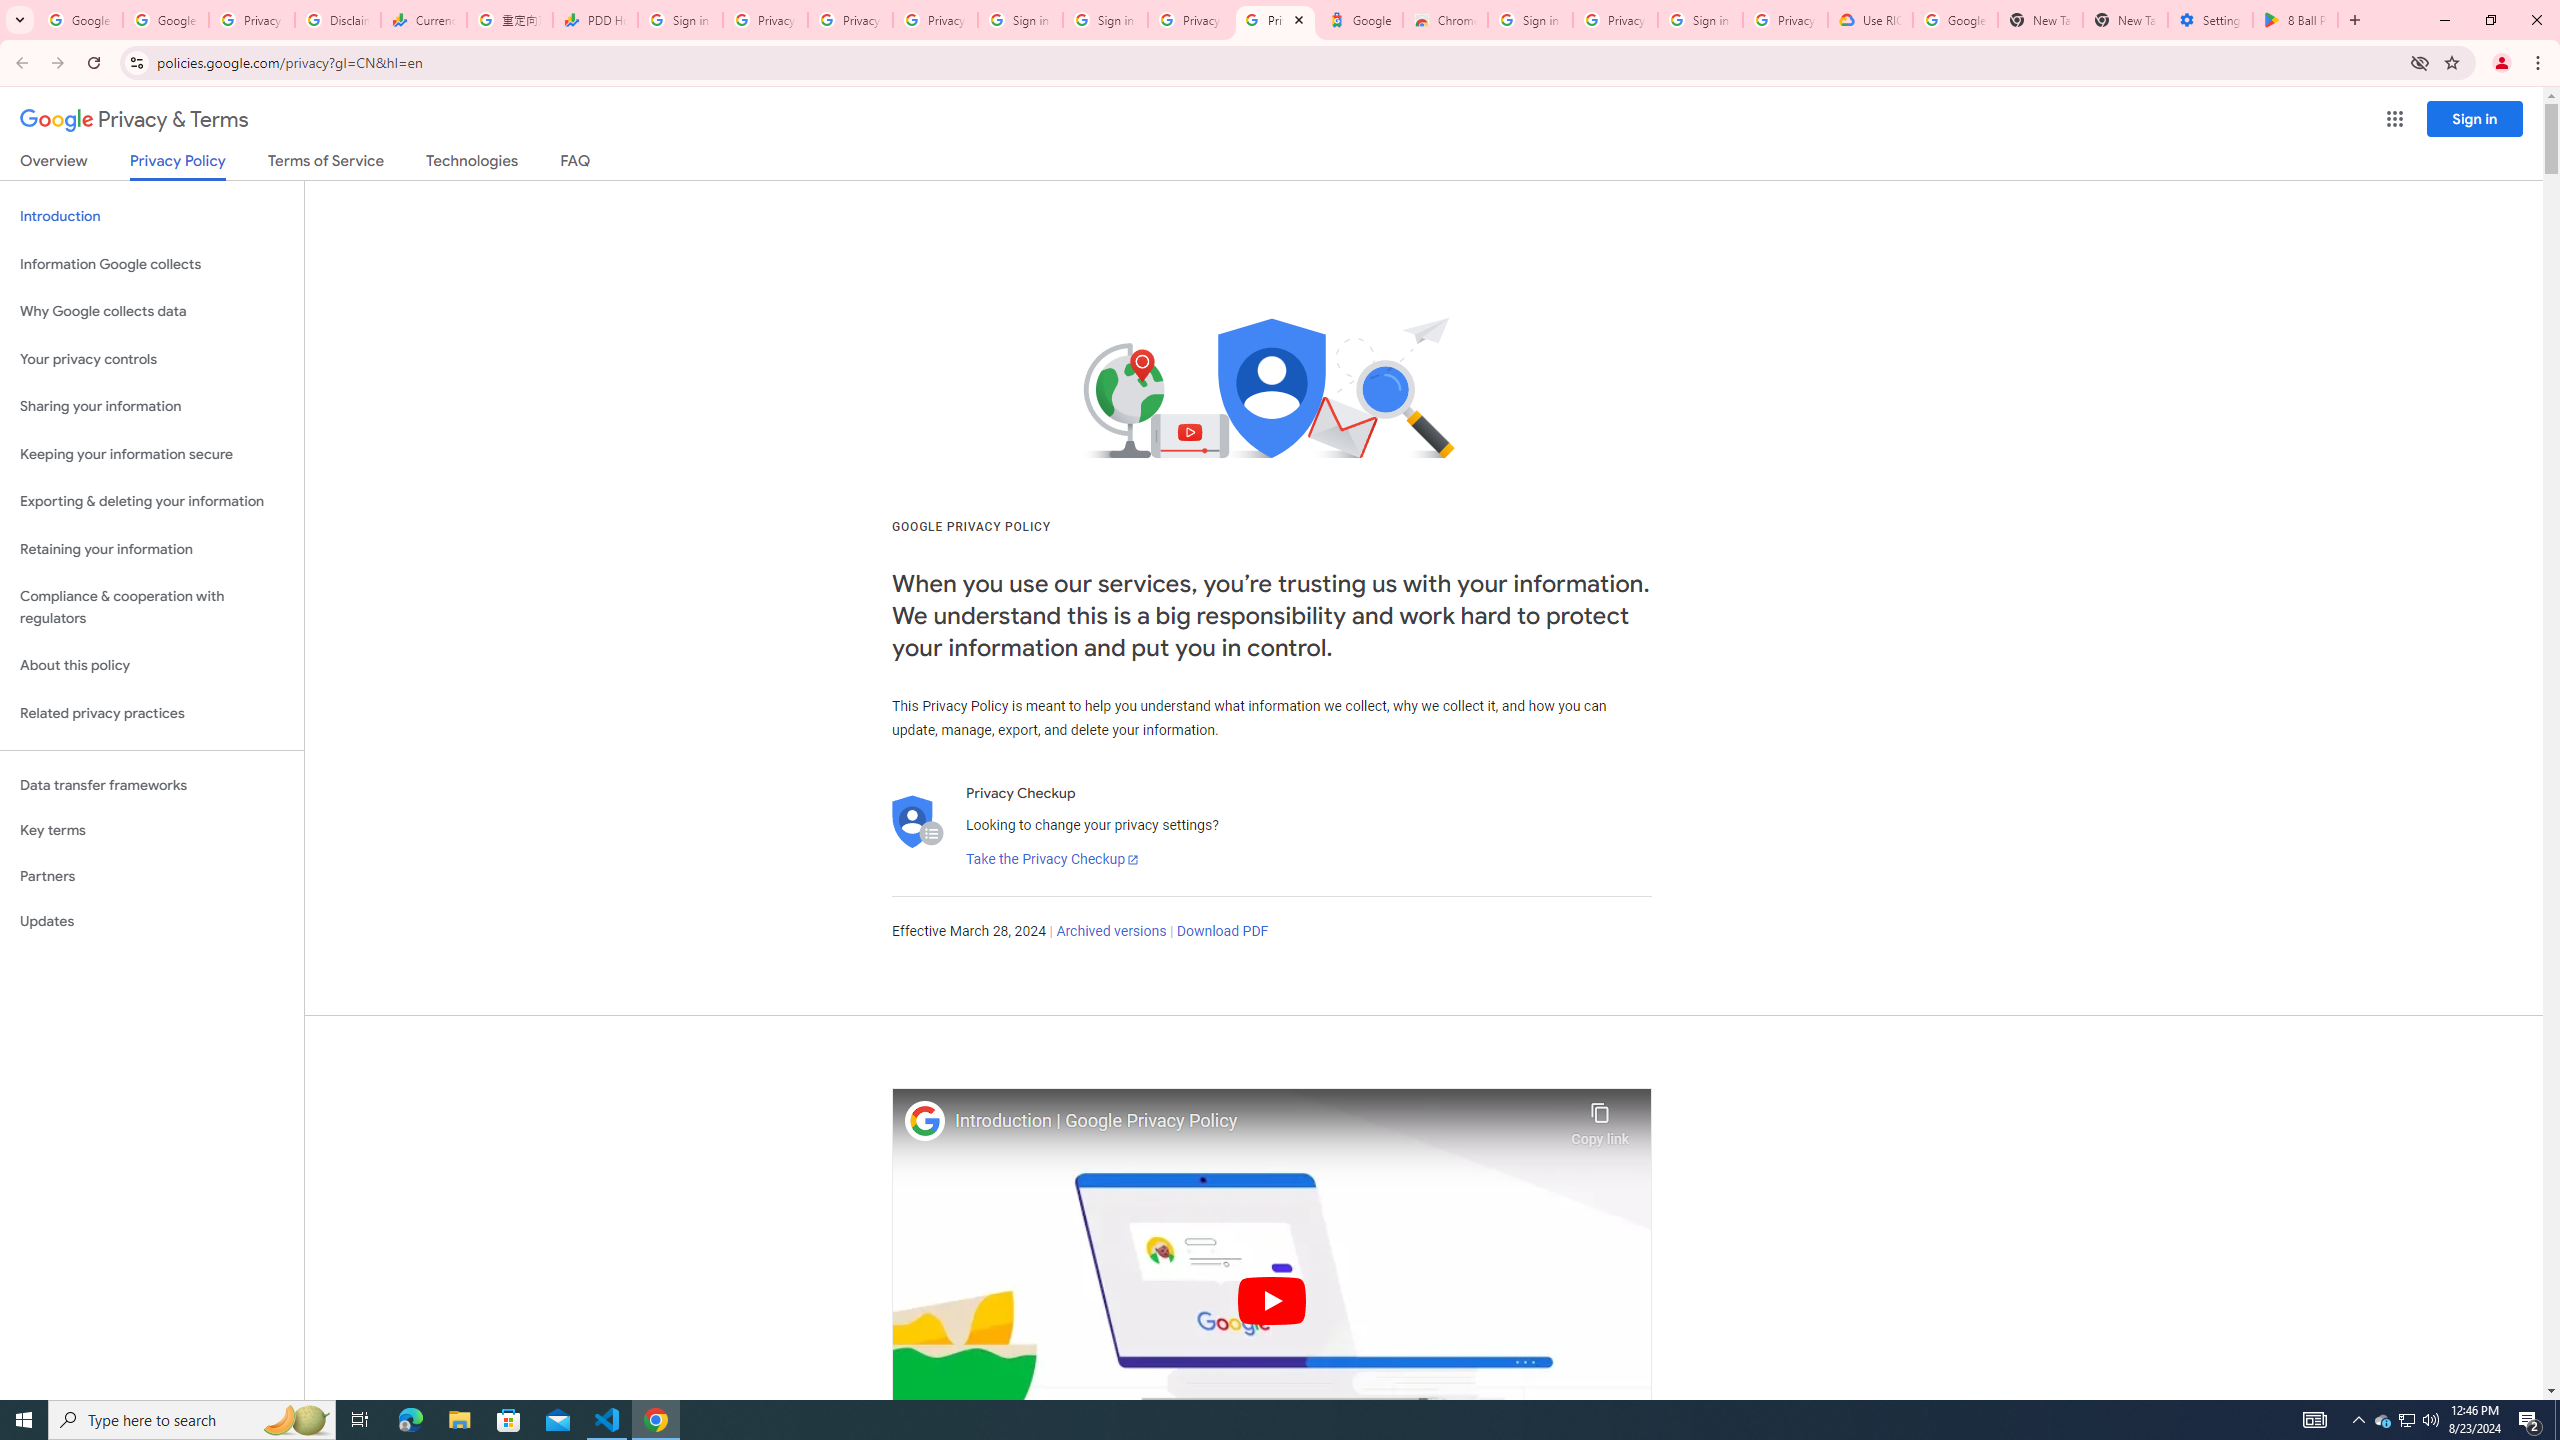 This screenshot has width=2560, height=1440. I want to click on '8 Ball Pool - Apps on Google Play', so click(2295, 19).